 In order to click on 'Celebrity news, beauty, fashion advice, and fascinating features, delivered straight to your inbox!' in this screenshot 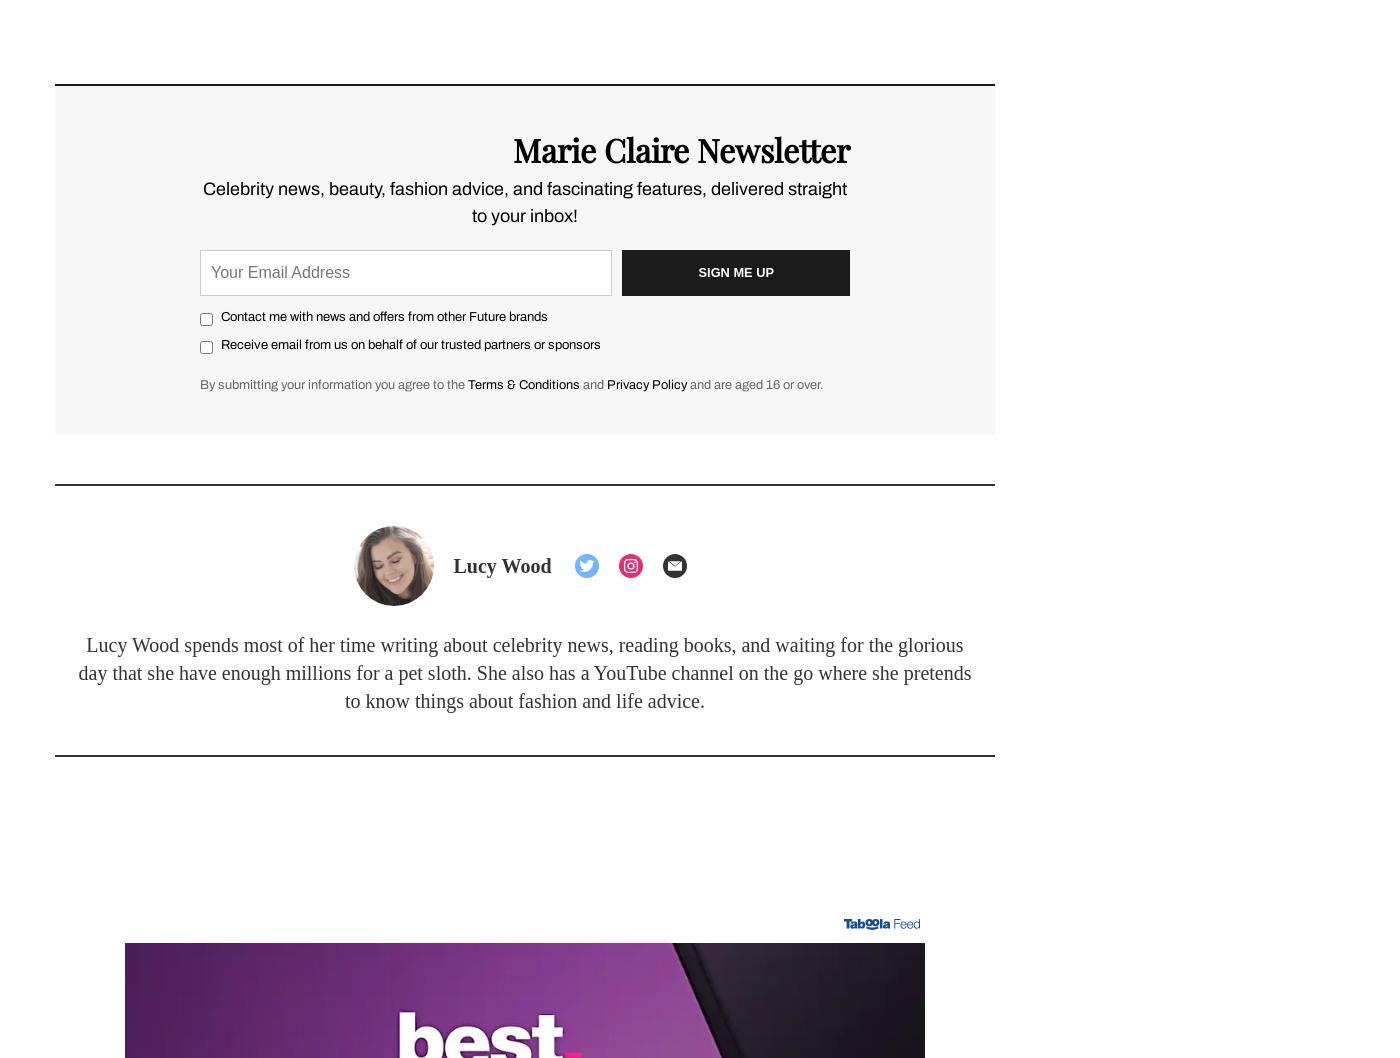, I will do `click(525, 201)`.